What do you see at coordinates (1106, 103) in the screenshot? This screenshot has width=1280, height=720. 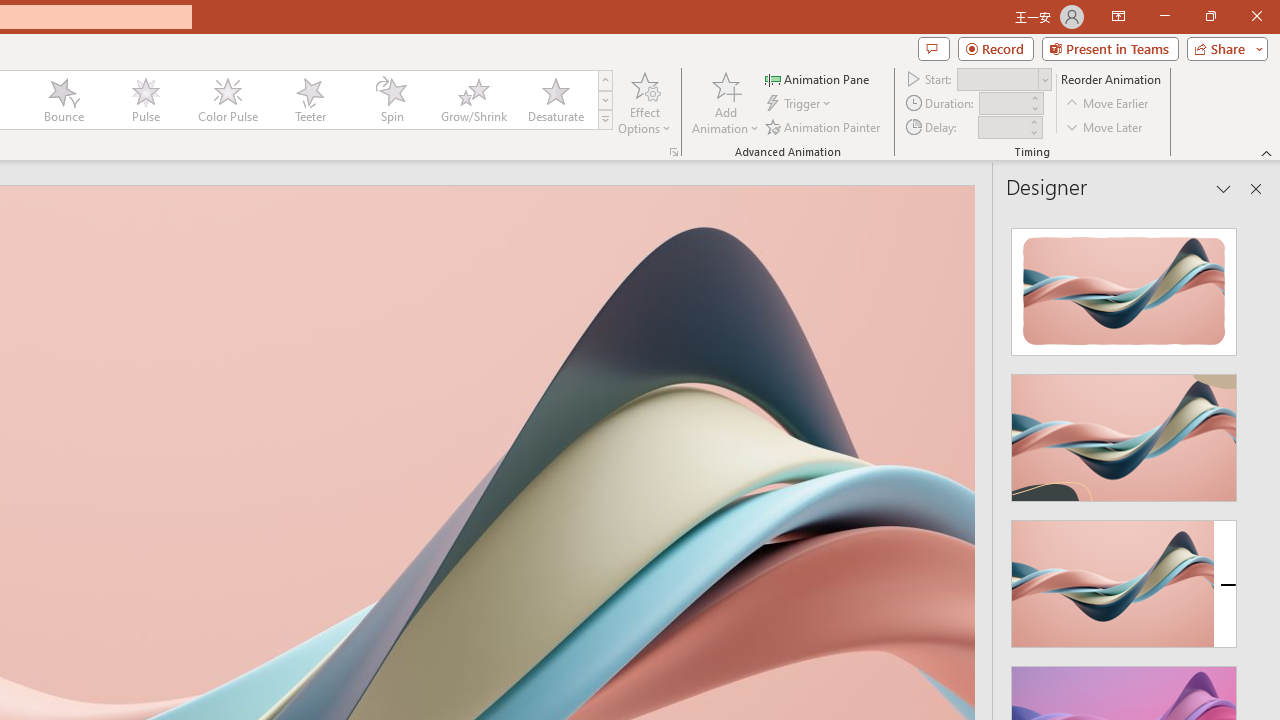 I see `'Move Earlier'` at bounding box center [1106, 103].